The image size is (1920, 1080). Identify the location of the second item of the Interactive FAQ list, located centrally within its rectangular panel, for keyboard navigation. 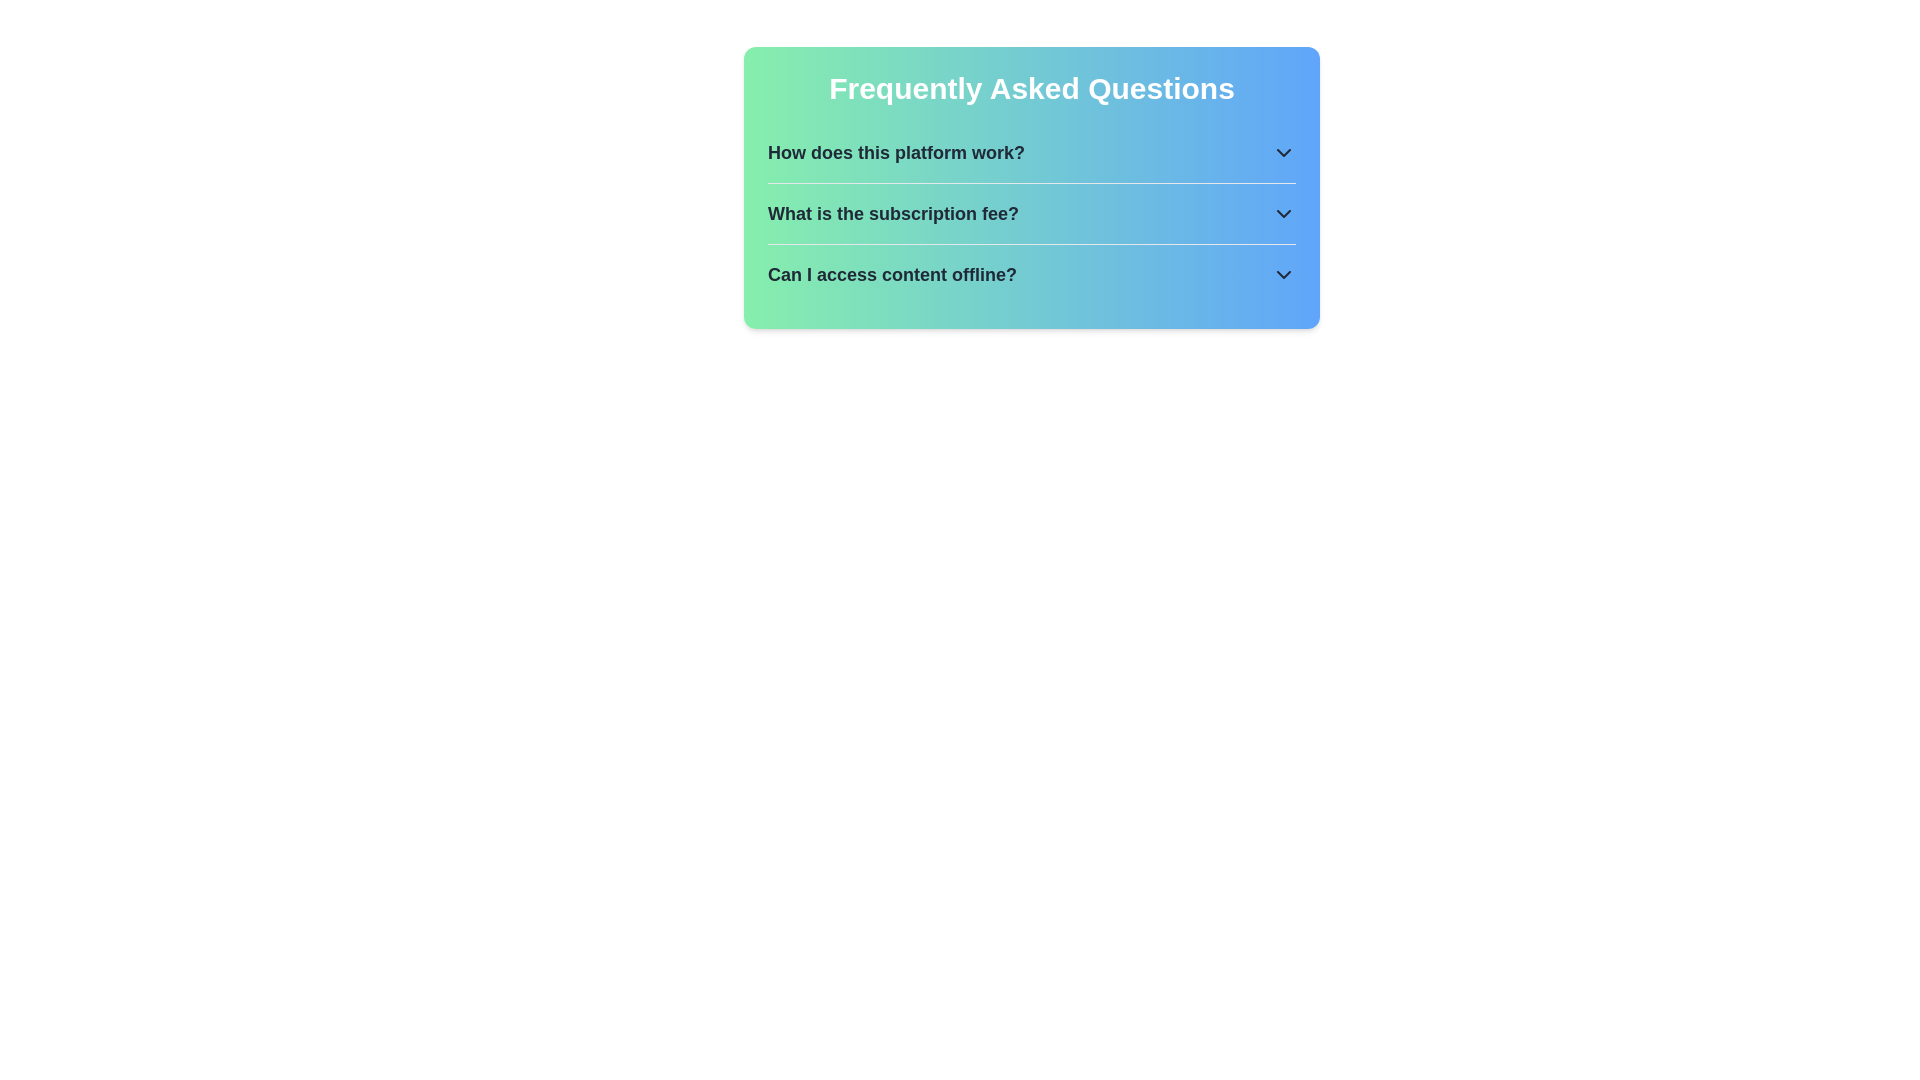
(1032, 213).